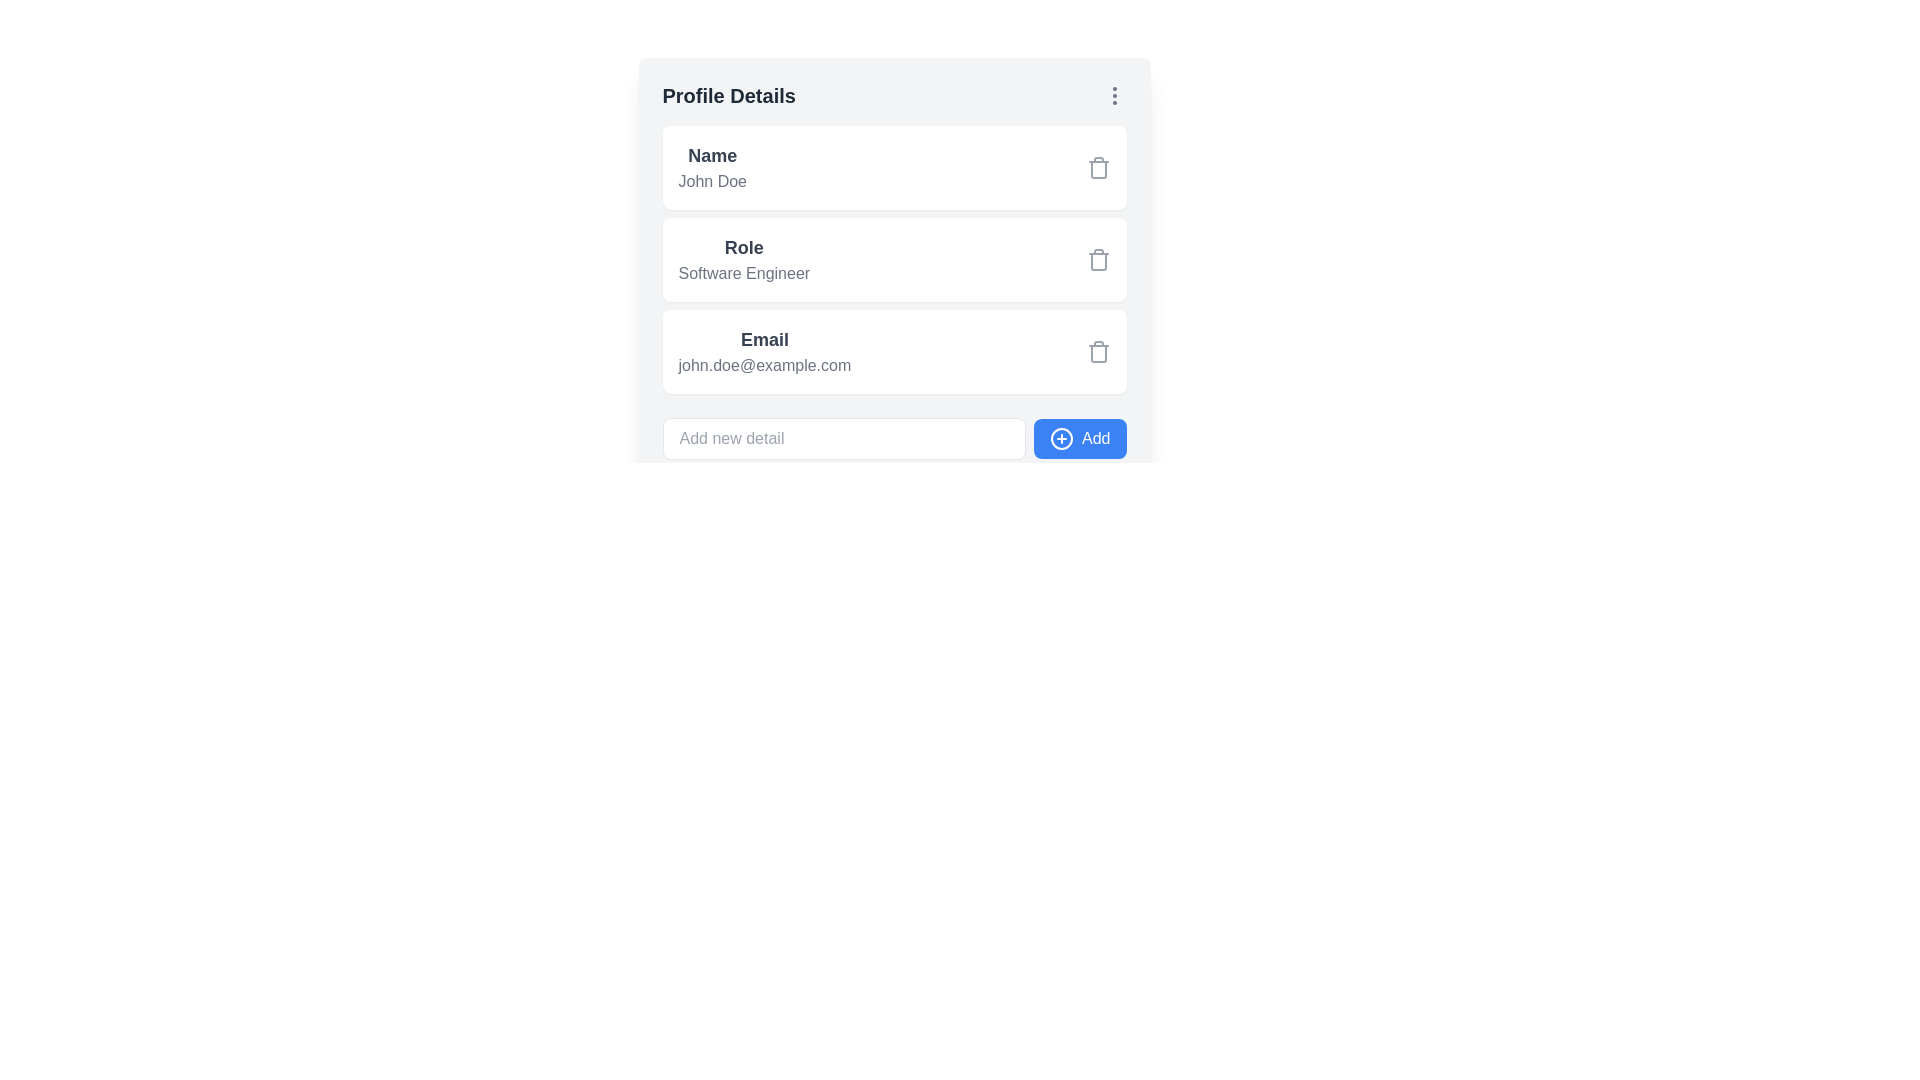 The height and width of the screenshot is (1080, 1920). Describe the element at coordinates (1061, 438) in the screenshot. I see `the icon of a circle with a plus sign inside, located to the left of the 'Add' button in the bottom-right corner of the 'Profile Details' form` at that location.